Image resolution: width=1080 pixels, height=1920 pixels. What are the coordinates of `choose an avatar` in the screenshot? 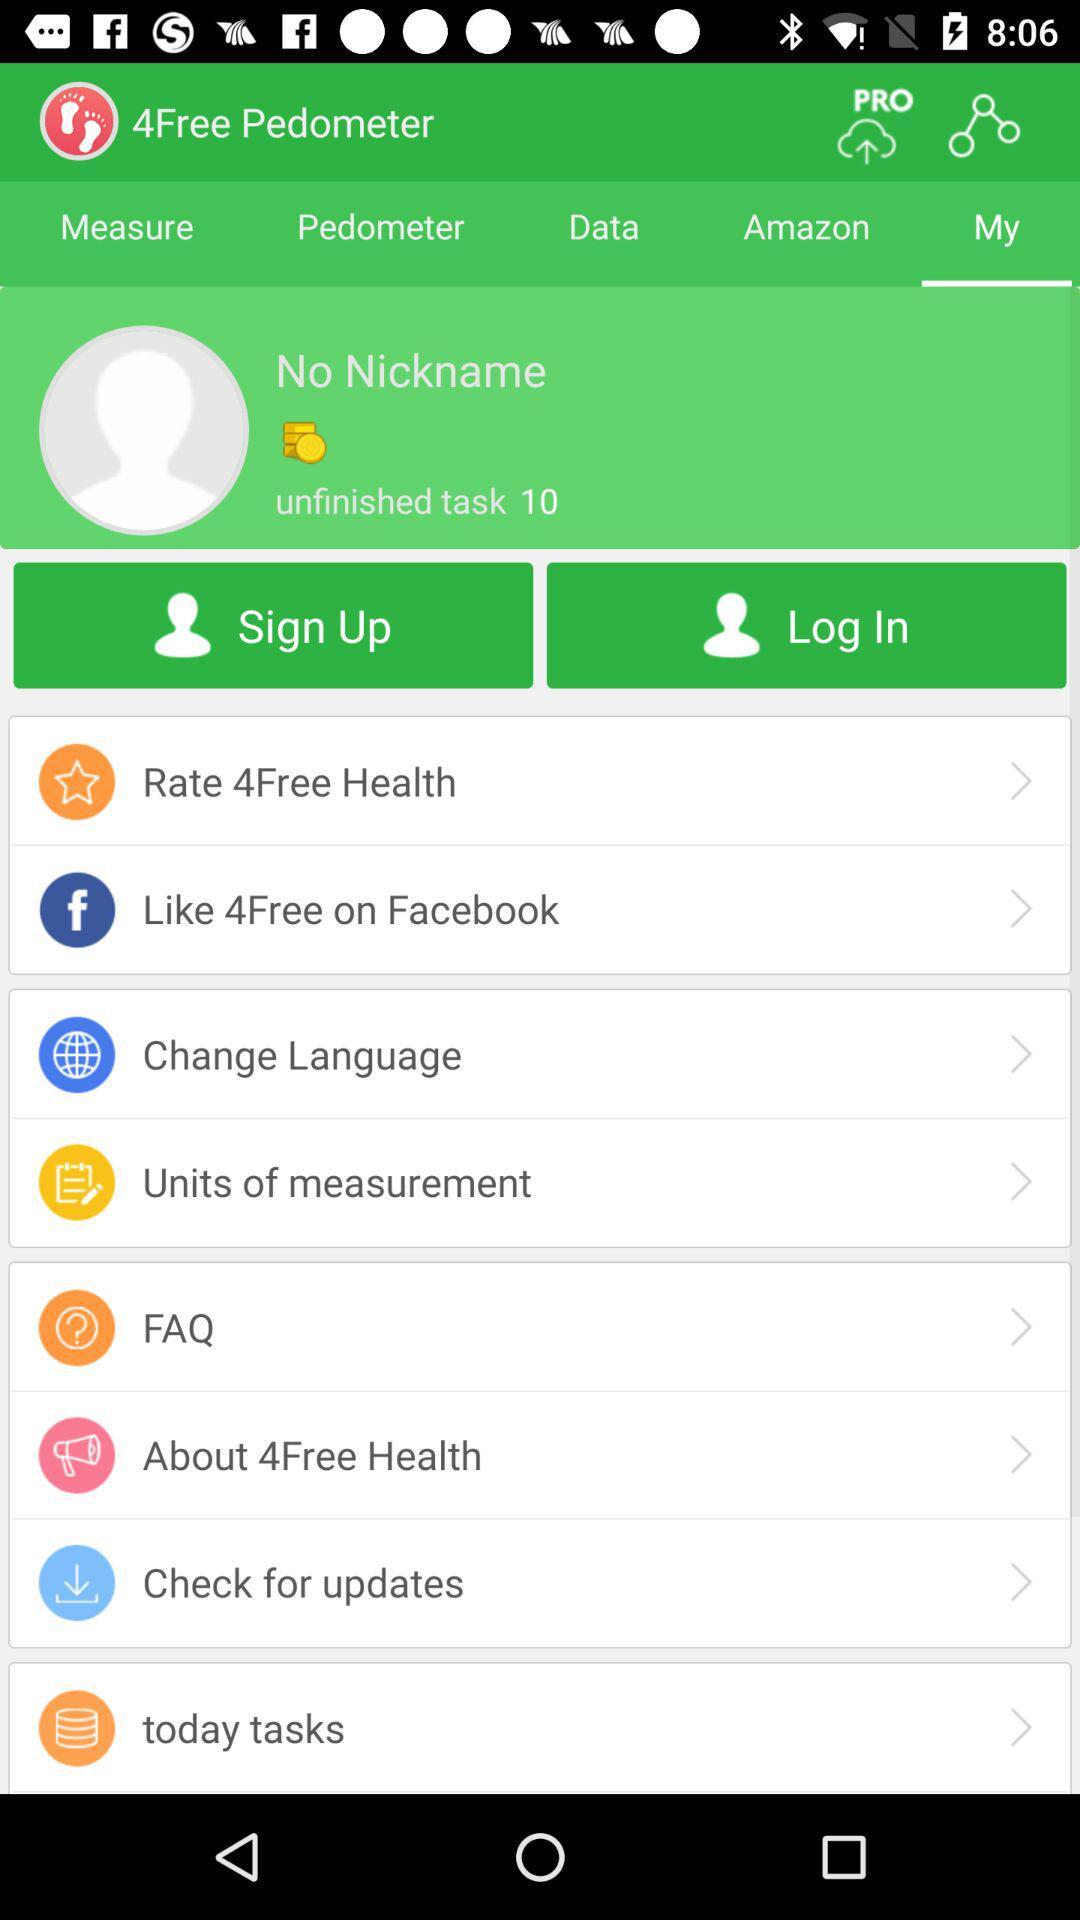 It's located at (142, 429).